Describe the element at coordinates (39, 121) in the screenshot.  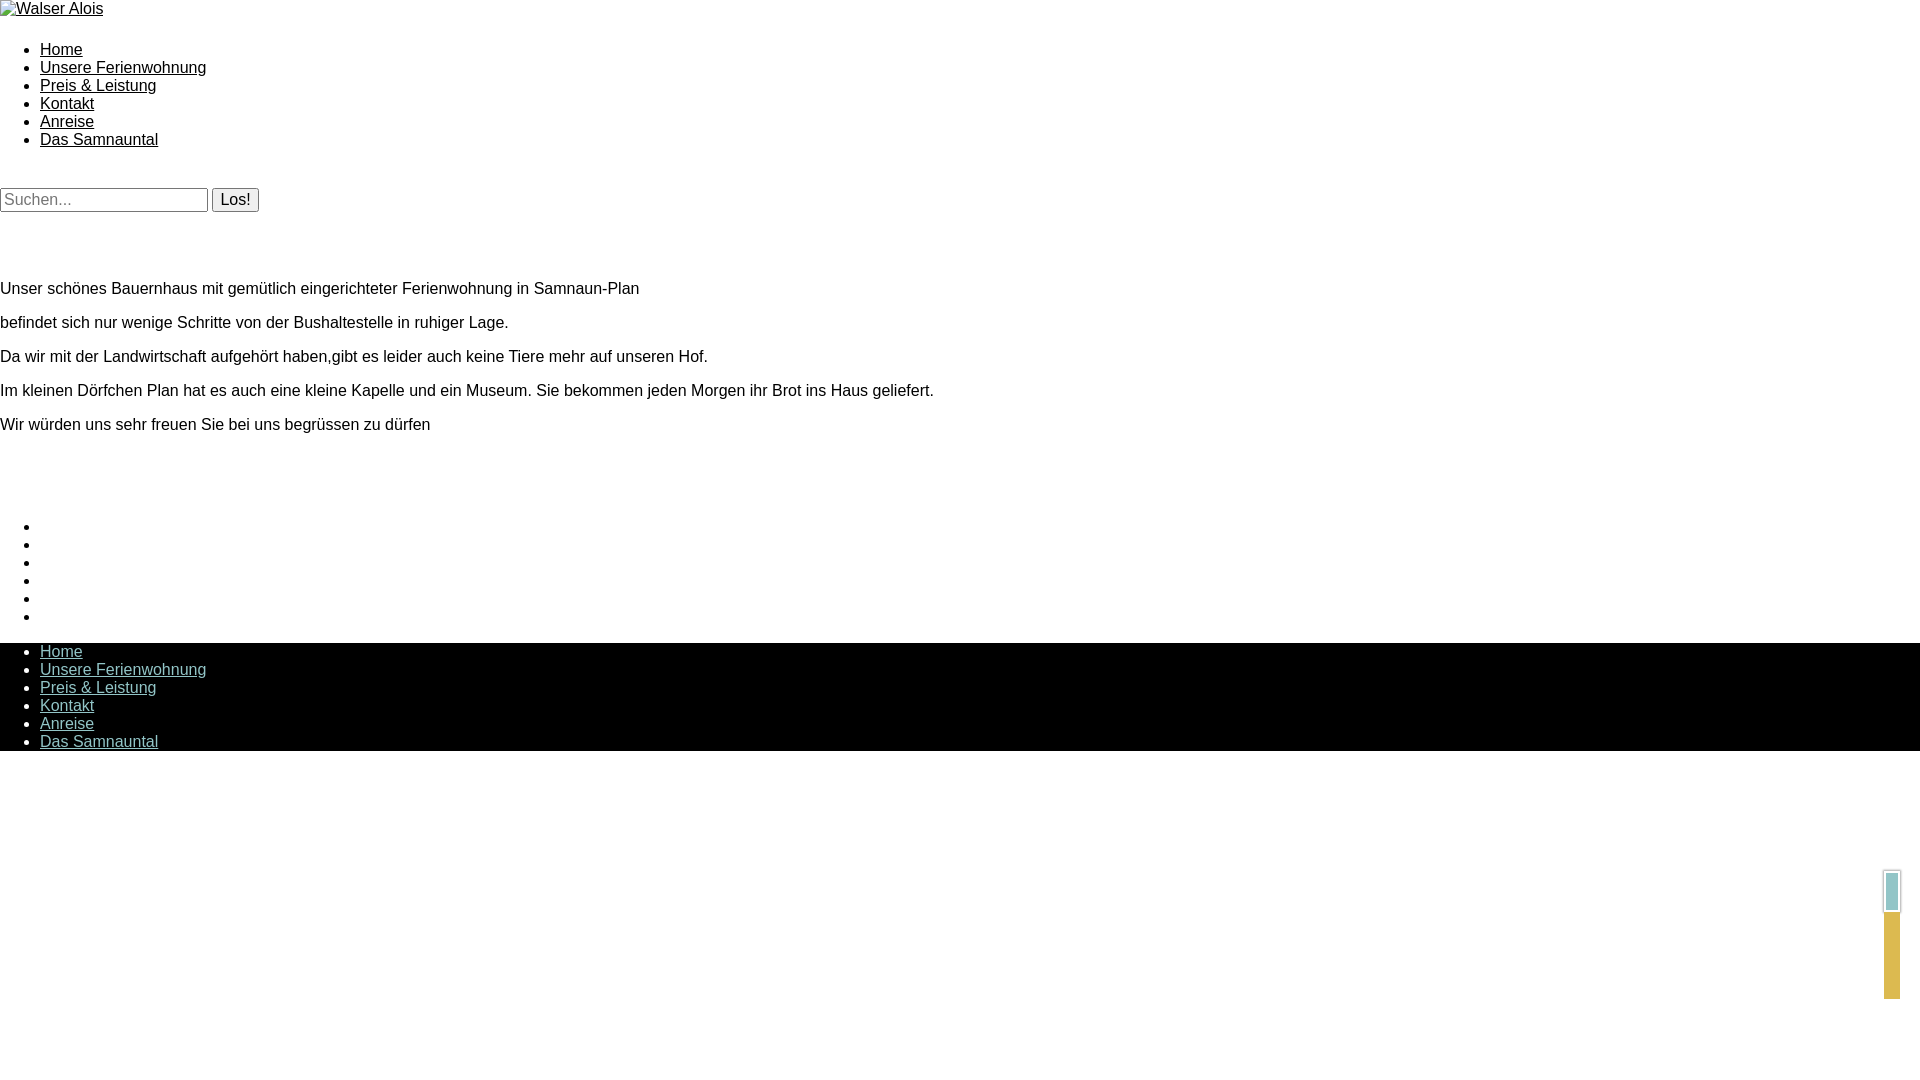
I see `'Anreise'` at that location.